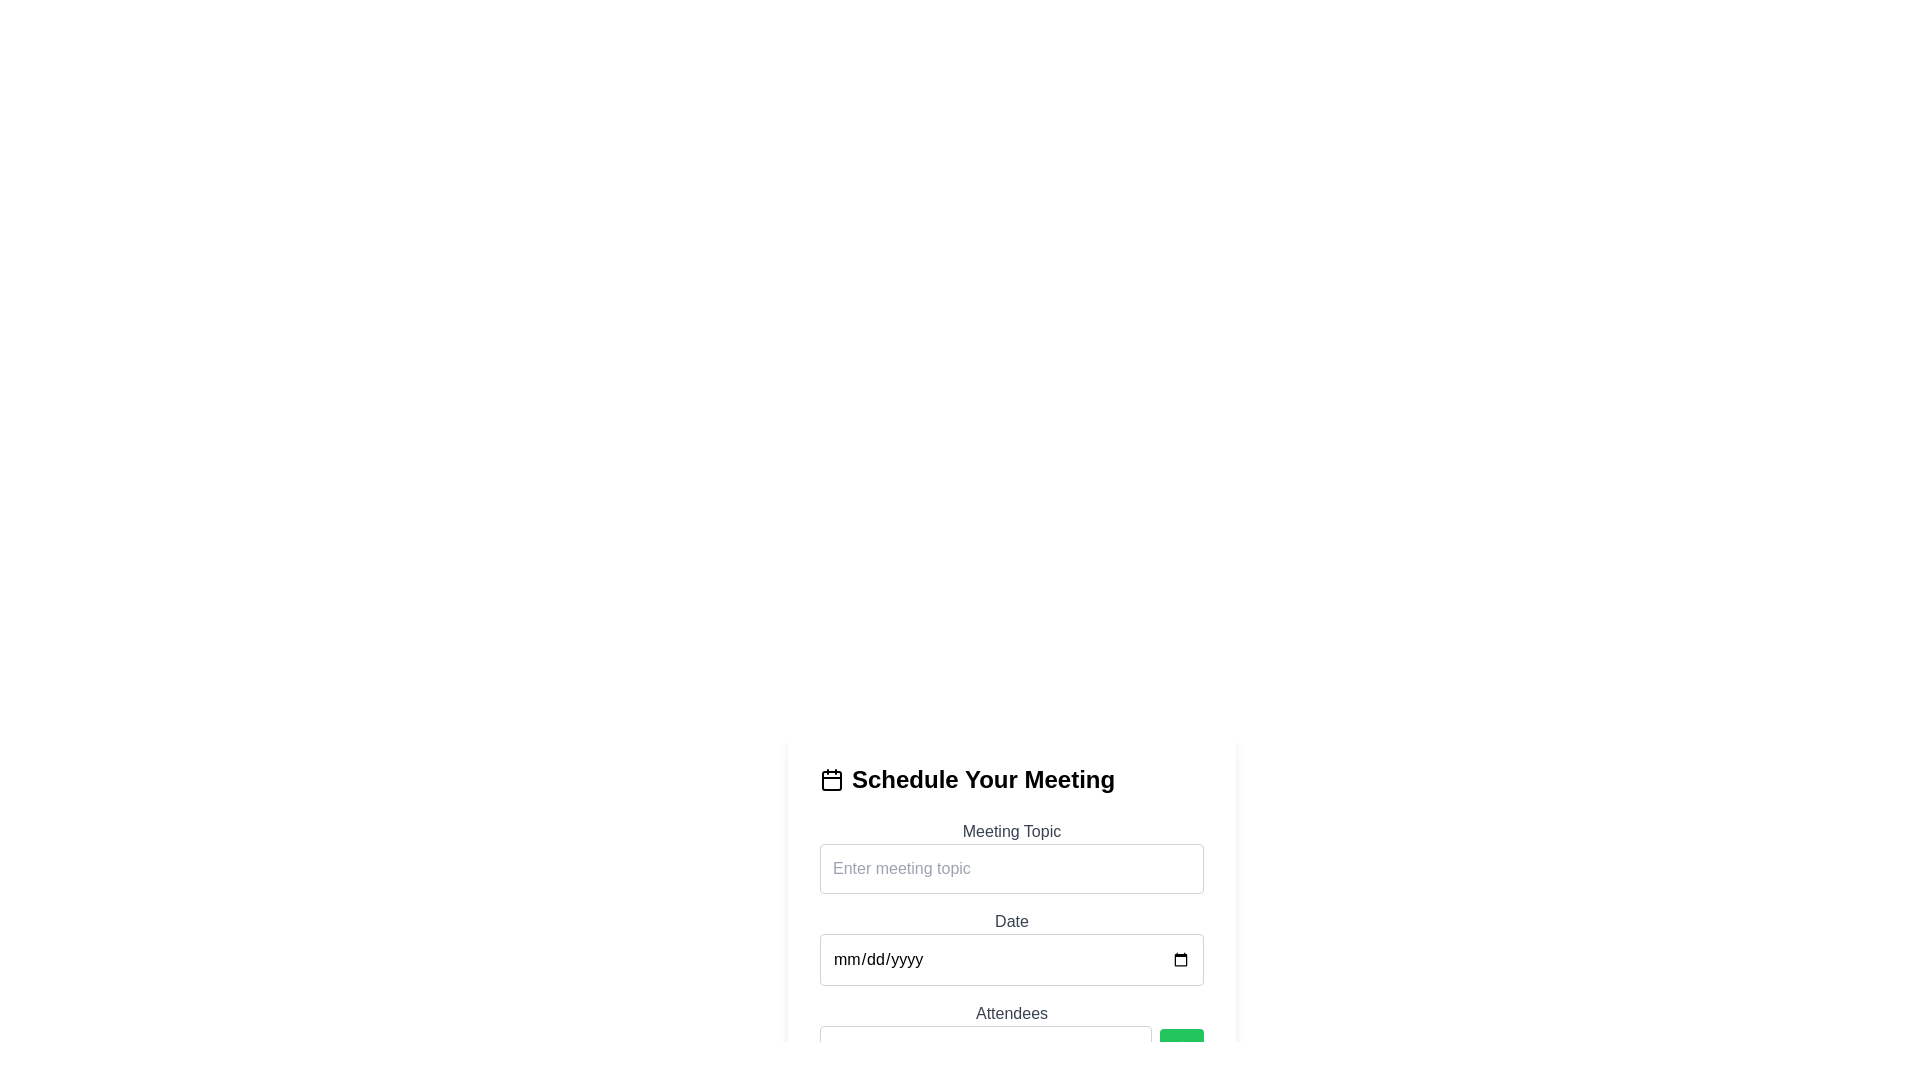  Describe the element at coordinates (1012, 921) in the screenshot. I see `the 'Date' text label, which is styled with a gray font and positioned above the date input box in the form` at that location.